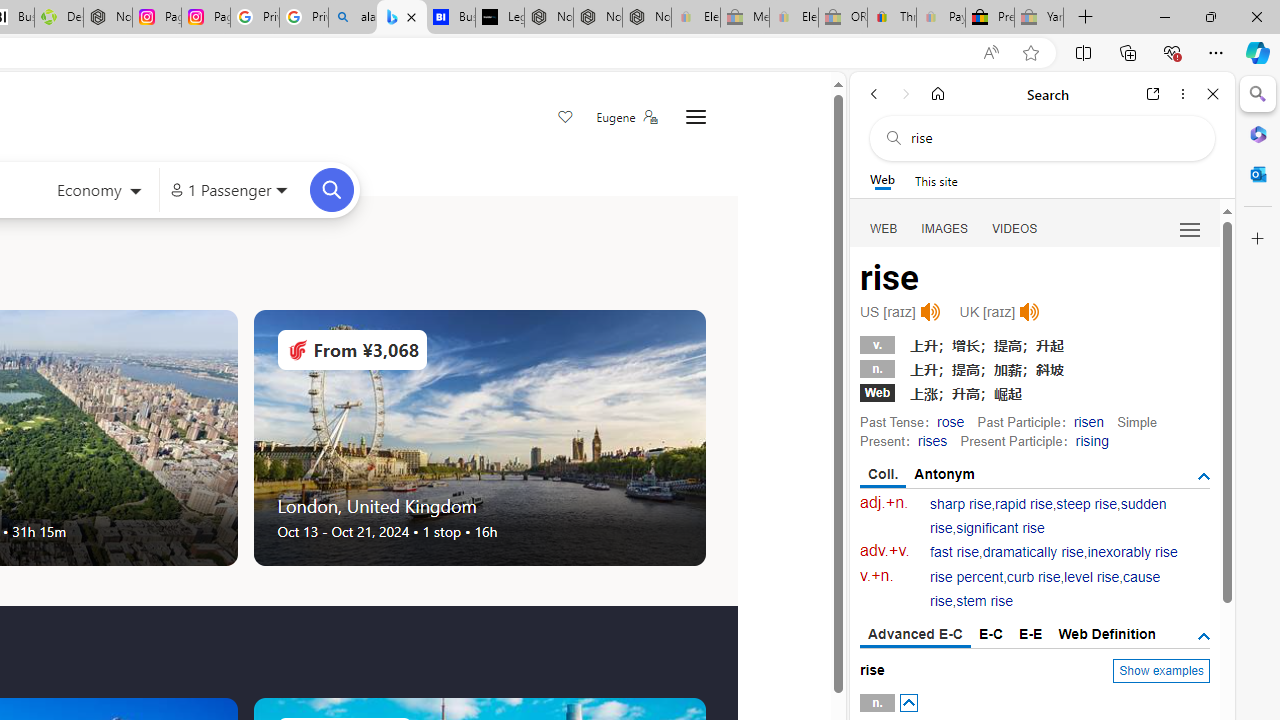 The height and width of the screenshot is (720, 1280). What do you see at coordinates (944, 227) in the screenshot?
I see `'IMAGES'` at bounding box center [944, 227].